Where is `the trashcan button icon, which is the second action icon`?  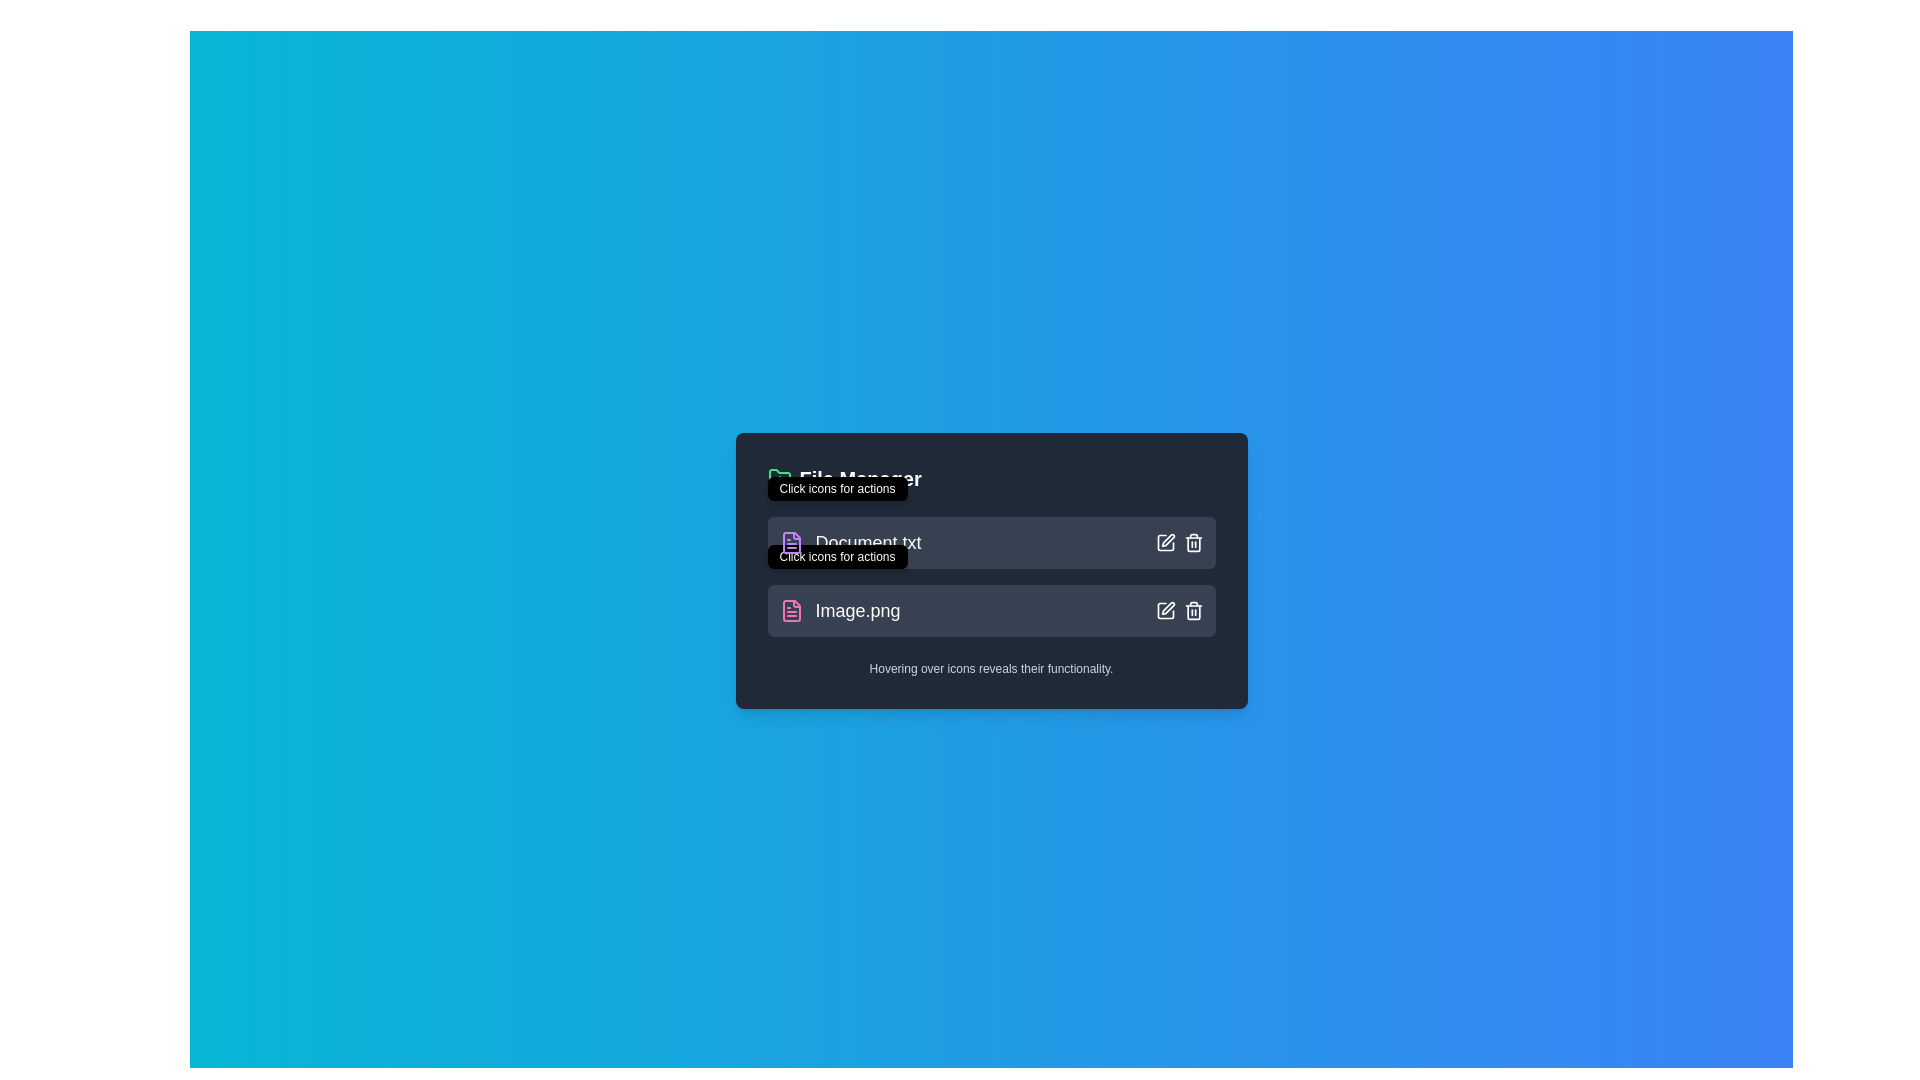 the trashcan button icon, which is the second action icon is located at coordinates (1193, 543).